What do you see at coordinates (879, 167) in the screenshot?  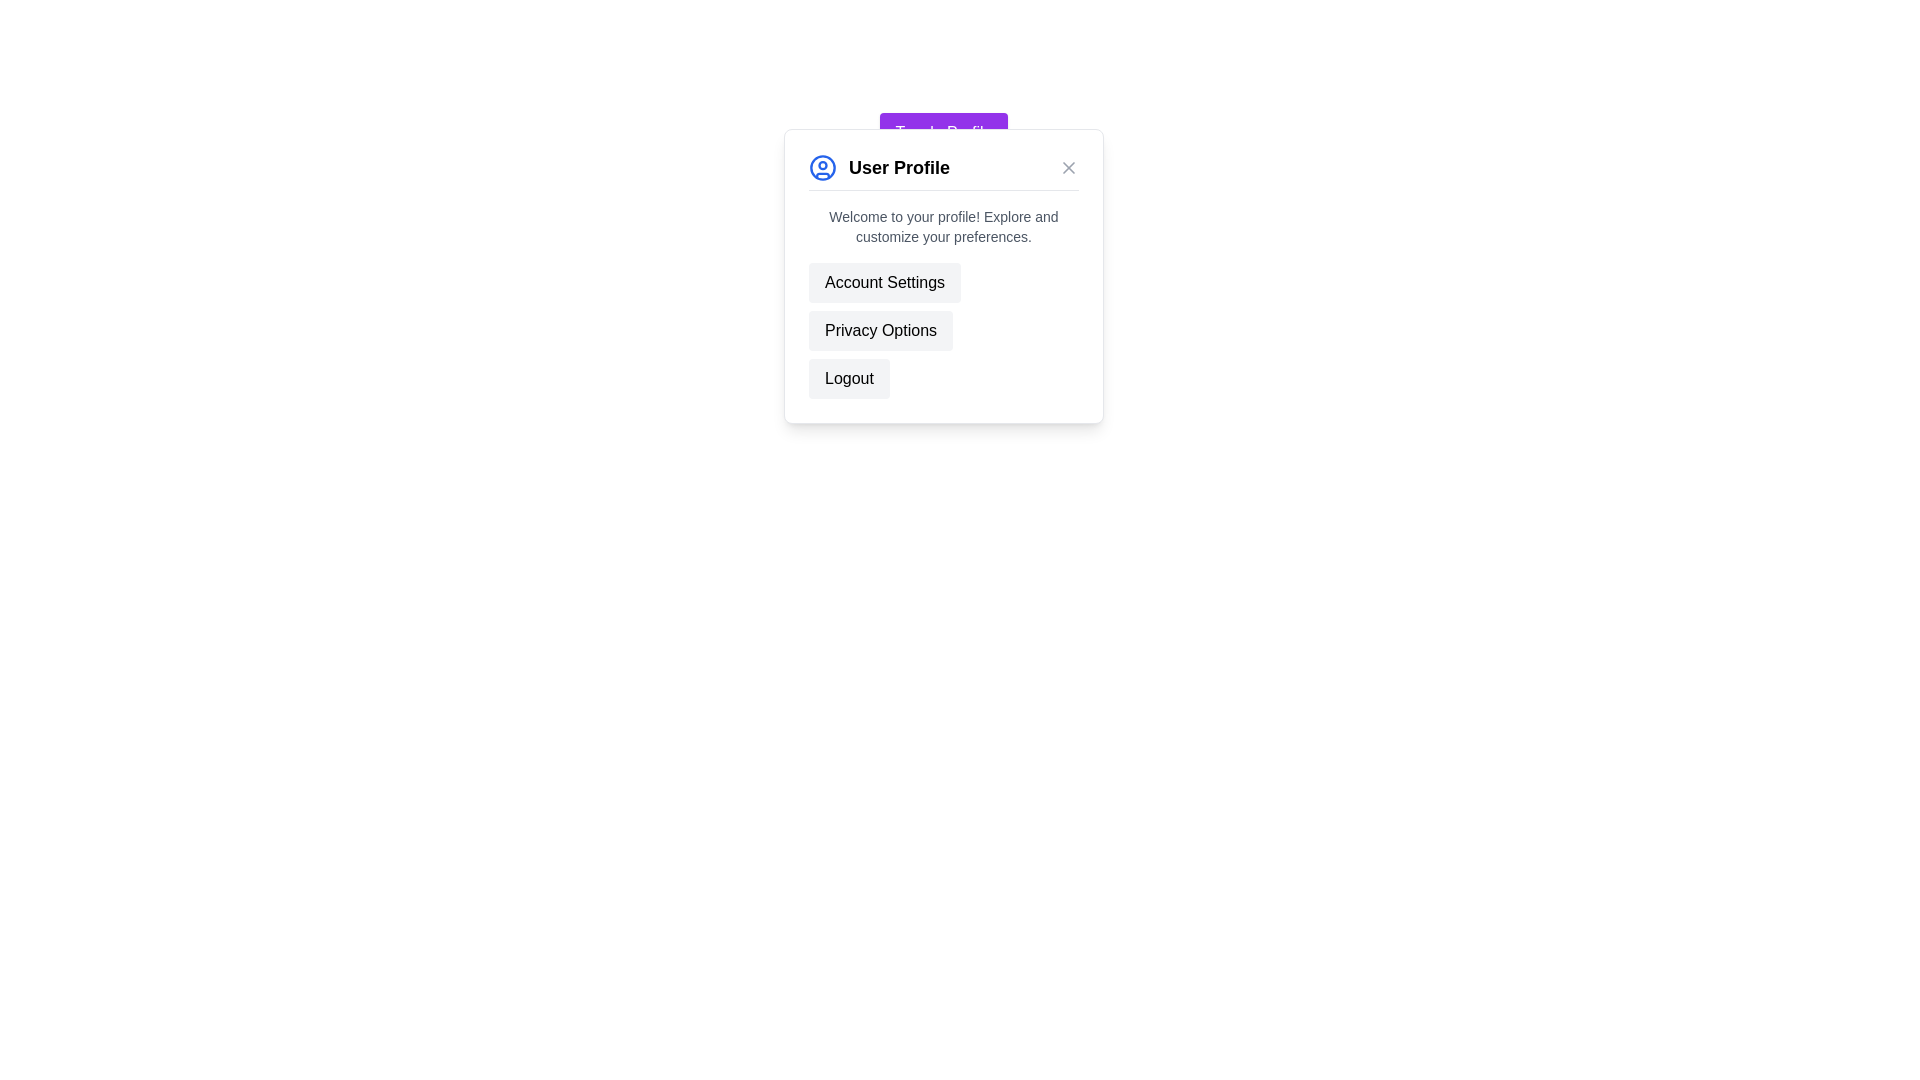 I see `the user profile section header label with icon located near the top-left corner of the pop-up` at bounding box center [879, 167].